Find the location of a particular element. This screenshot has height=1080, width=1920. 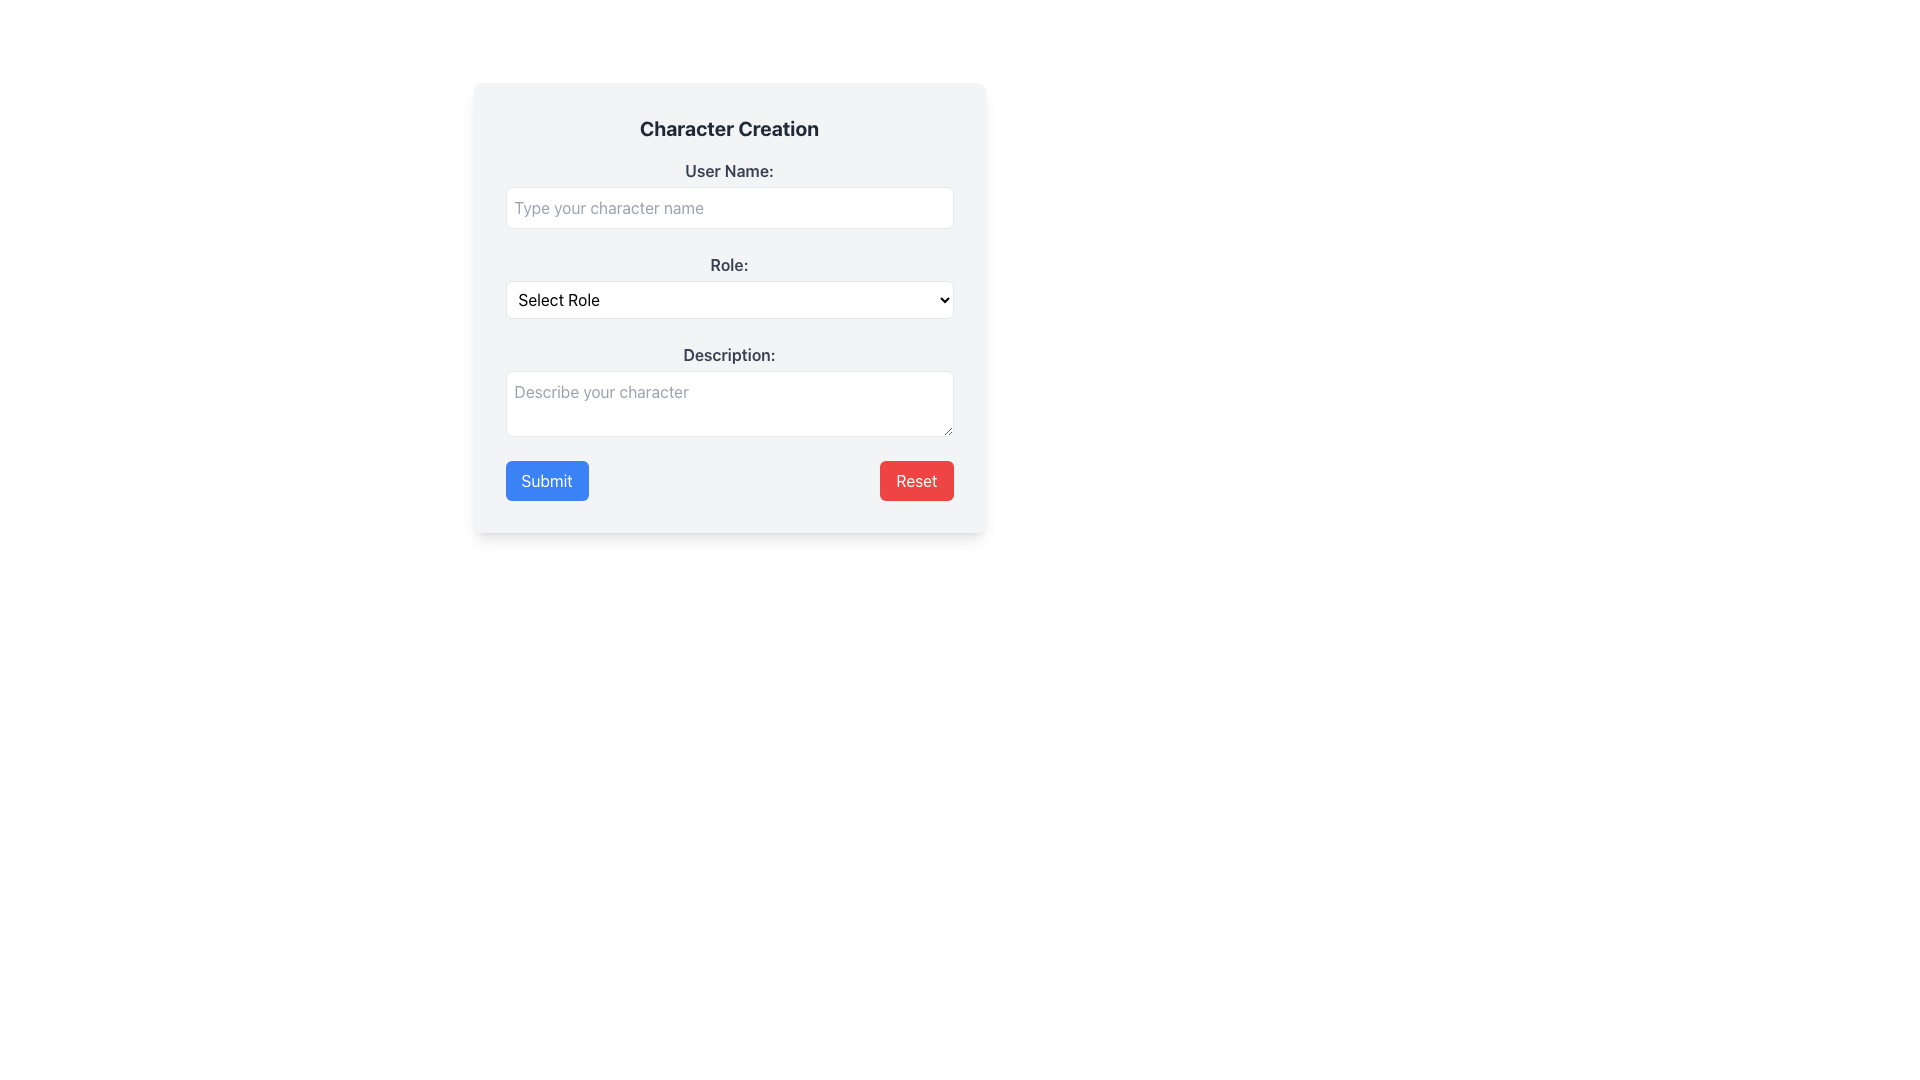

an option from the dropdown menu labeled 'Select Role', located in the center region of the form interface, below the 'Role:' label is located at coordinates (728, 285).